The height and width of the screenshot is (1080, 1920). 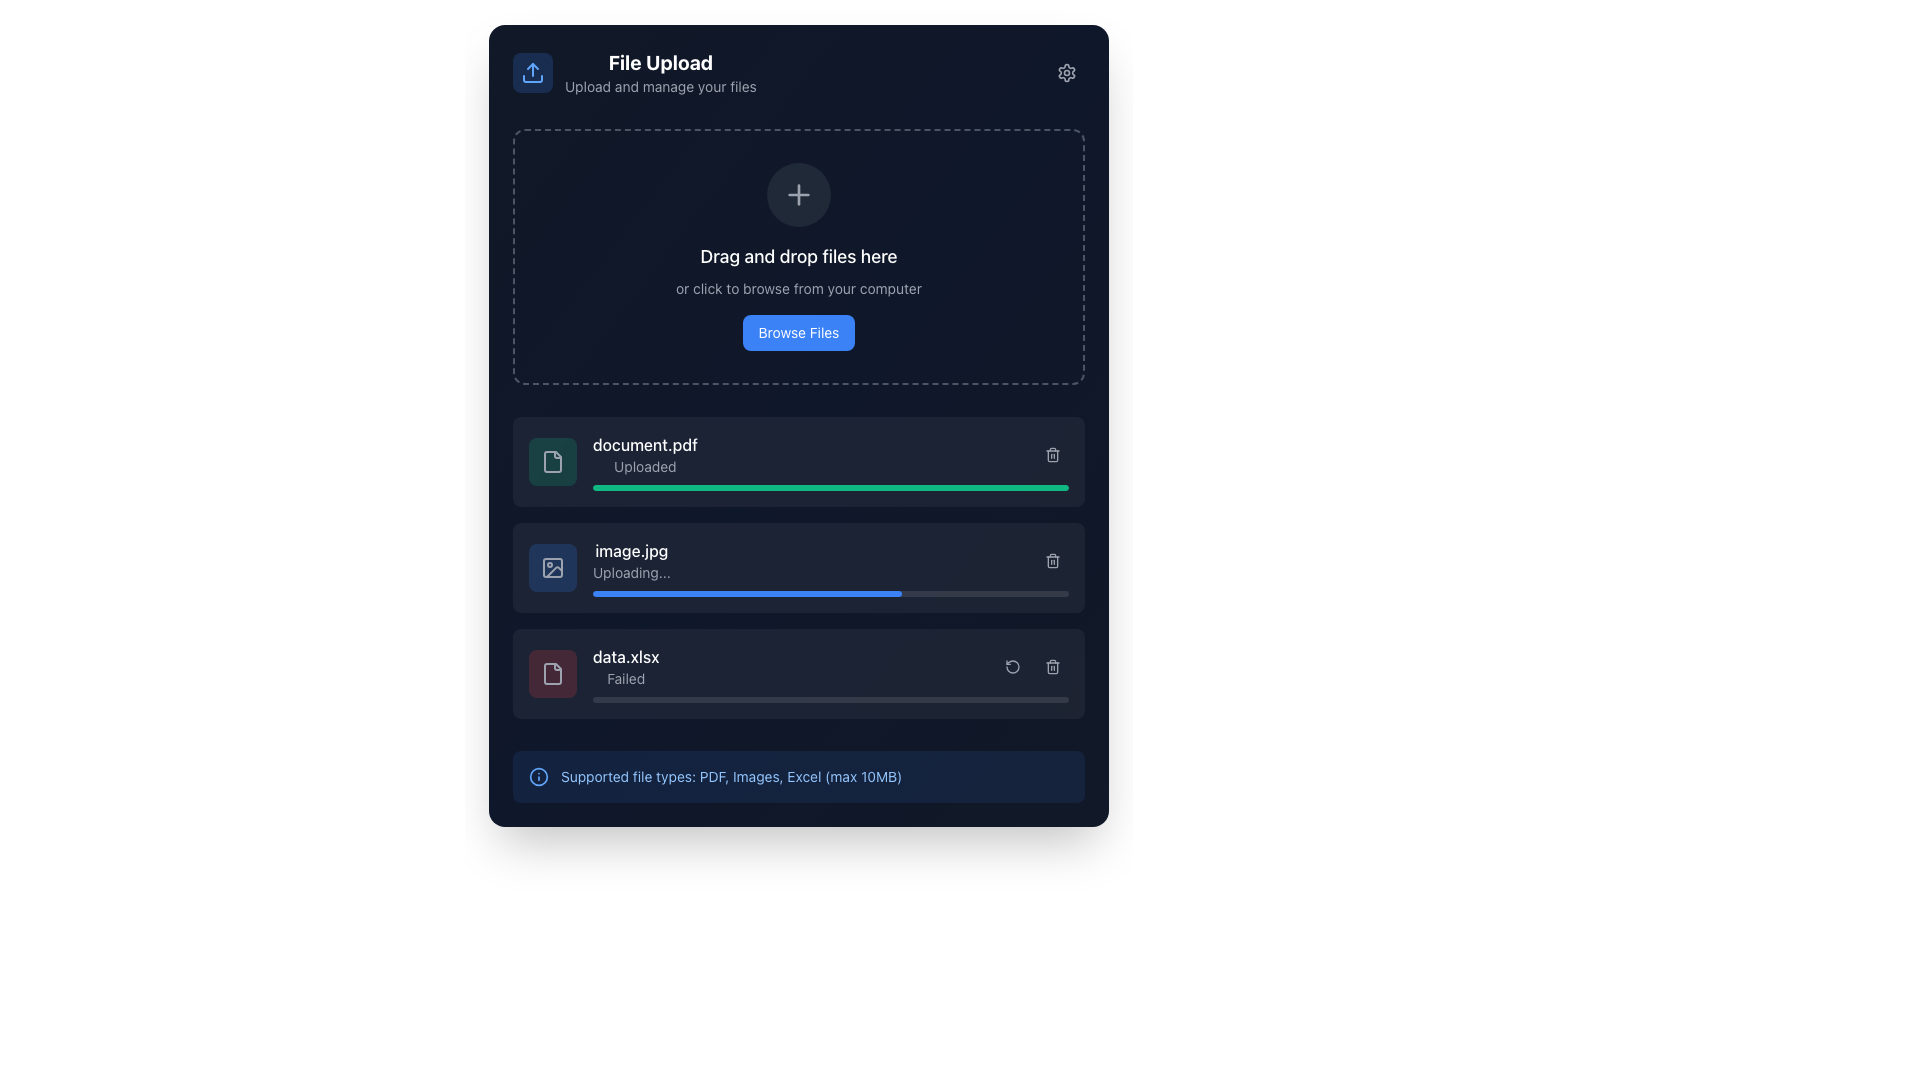 What do you see at coordinates (1065, 72) in the screenshot?
I see `the settings icon styled as a gear, located in the top-right corner of the interface` at bounding box center [1065, 72].